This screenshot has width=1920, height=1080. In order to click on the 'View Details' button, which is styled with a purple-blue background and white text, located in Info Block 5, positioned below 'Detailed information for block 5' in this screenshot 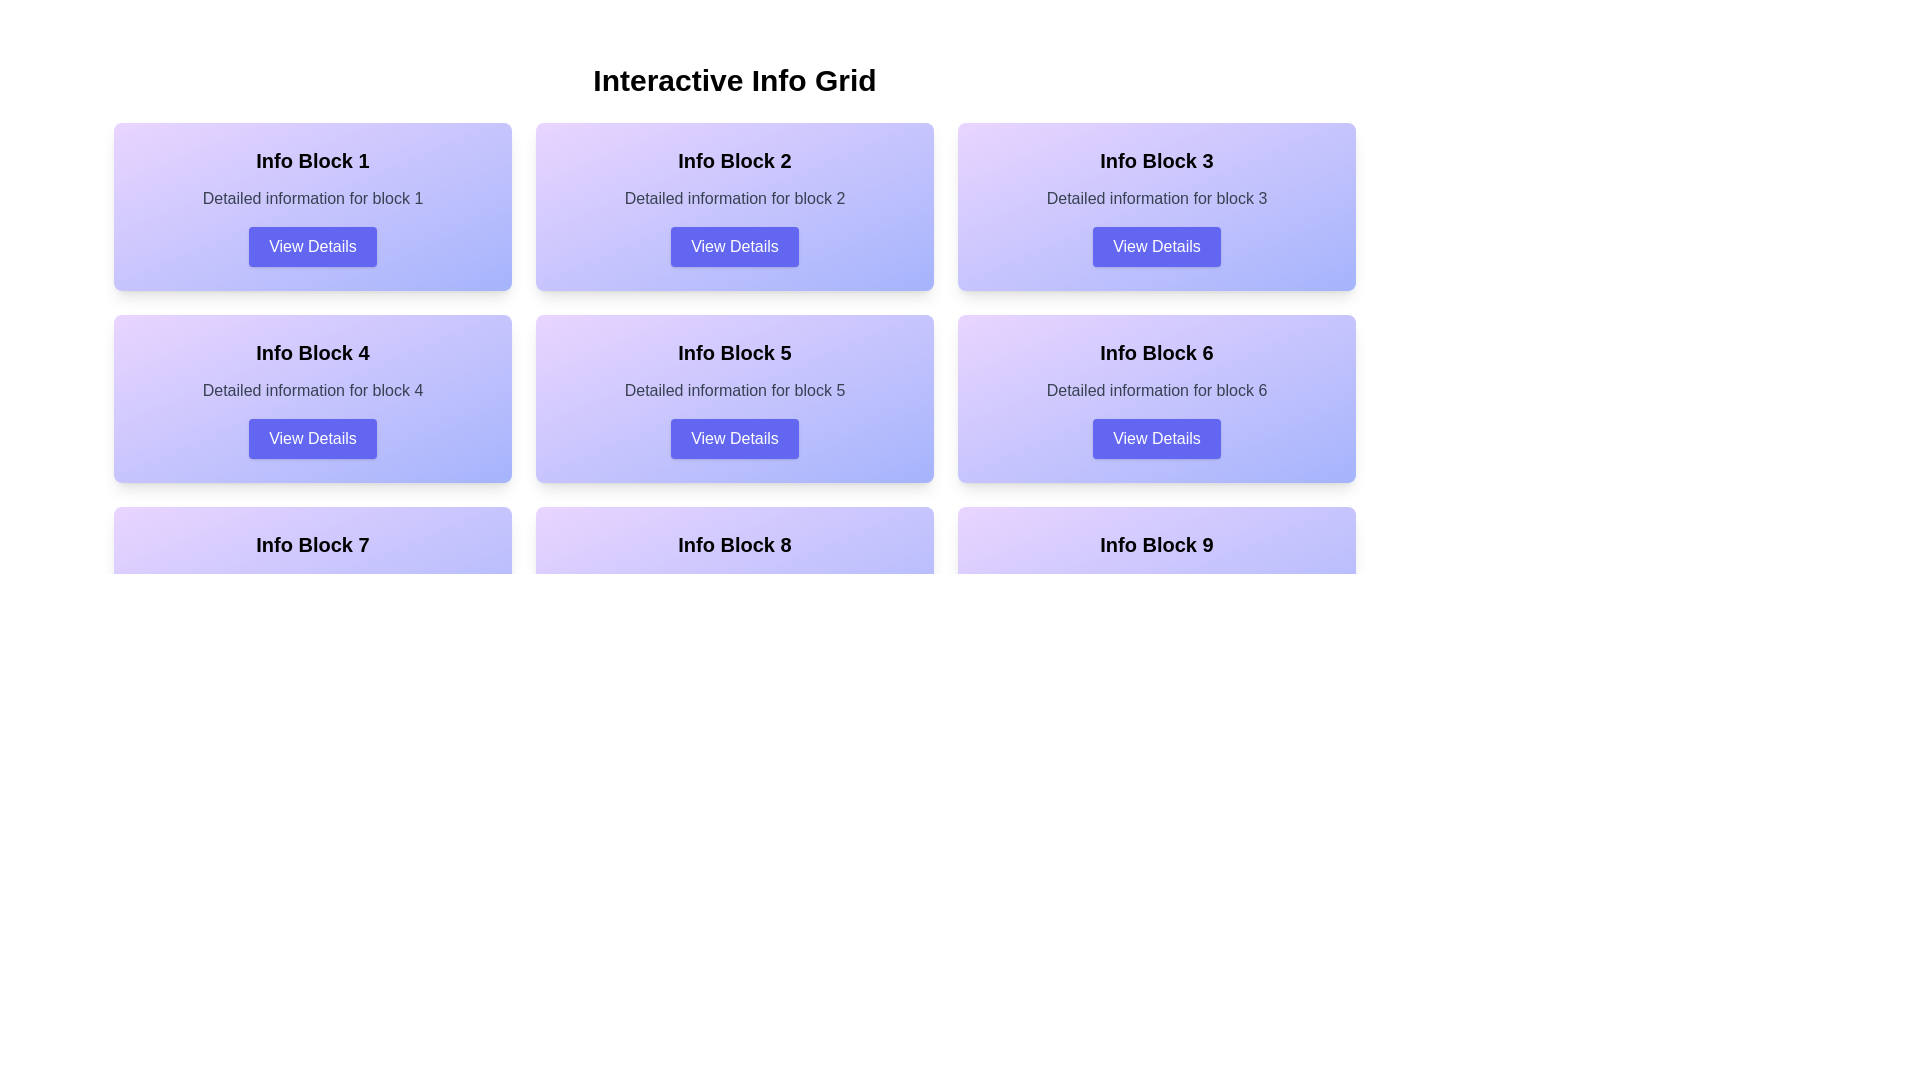, I will do `click(733, 438)`.